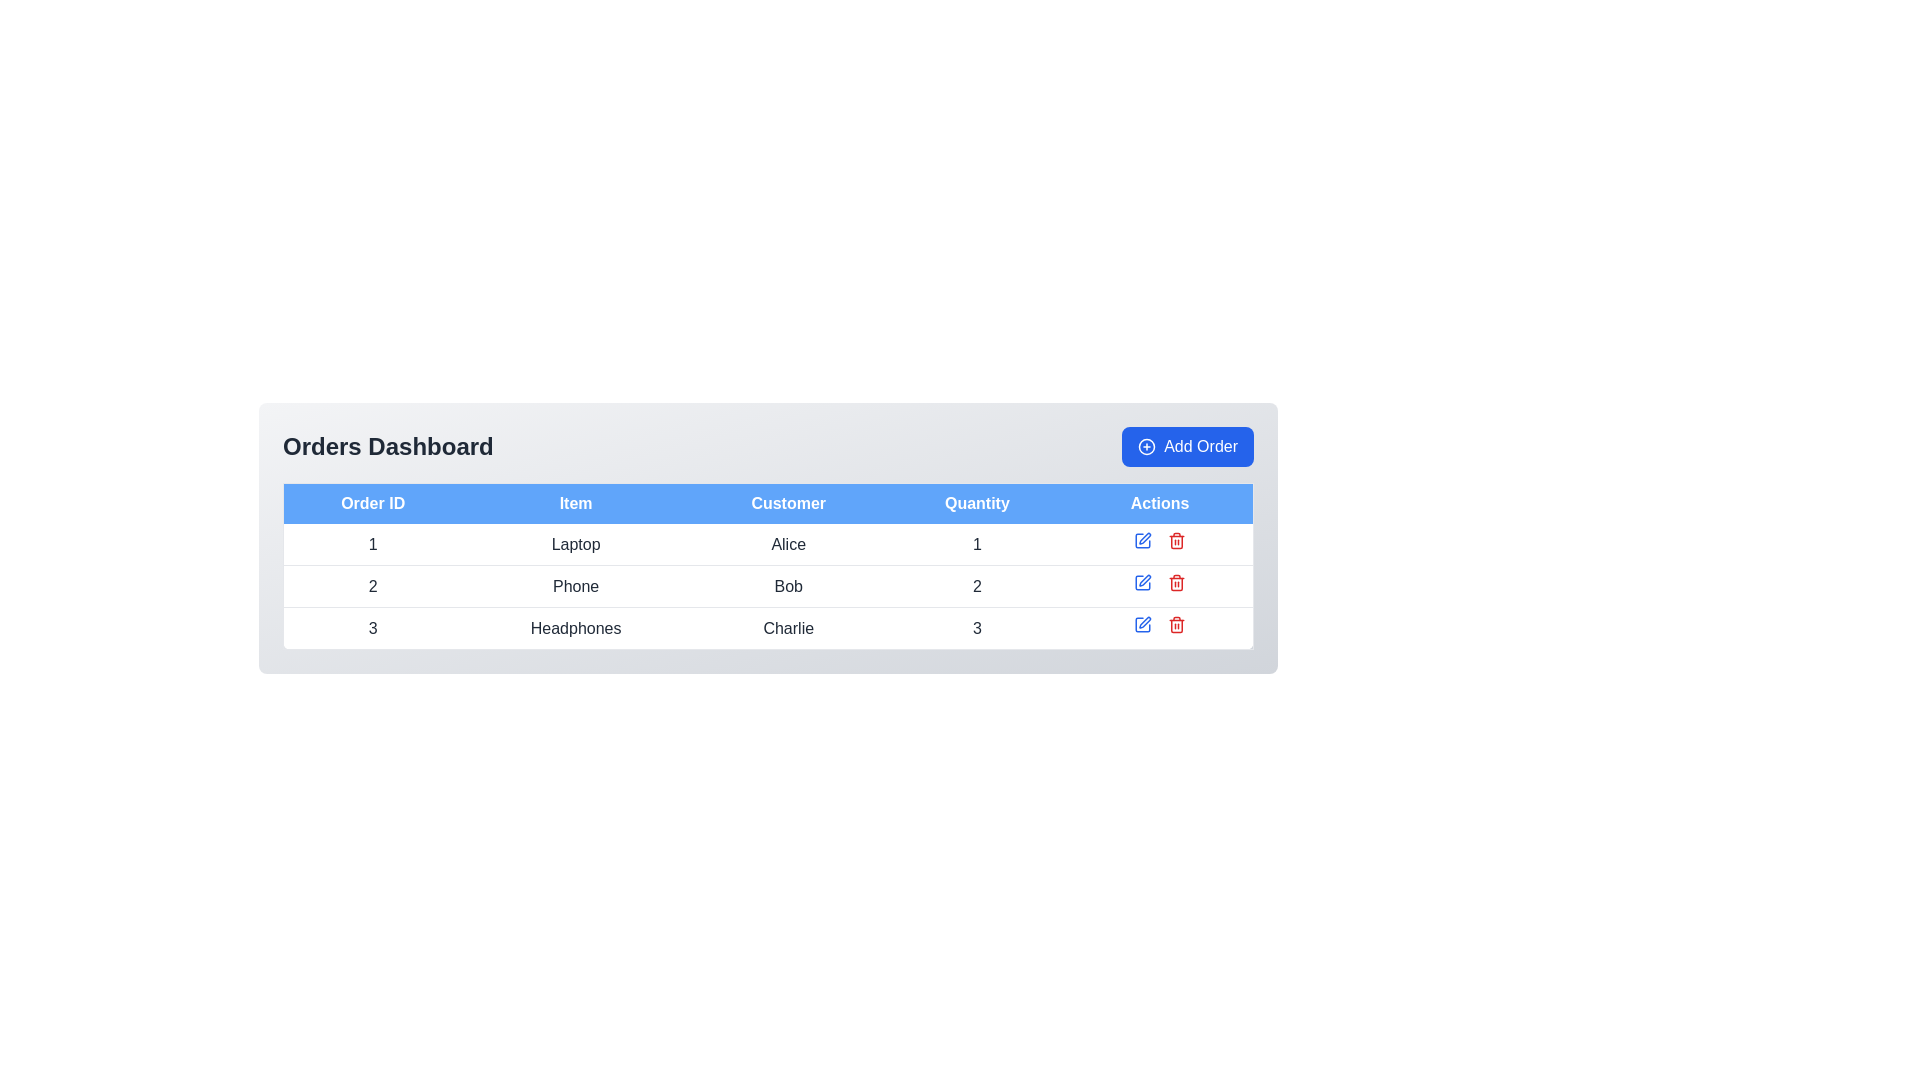  What do you see at coordinates (1143, 540) in the screenshot?
I see `the blue pen icon button within the 'Actions' column of the table row corresponding to 'Phone' and 'Bob'` at bounding box center [1143, 540].